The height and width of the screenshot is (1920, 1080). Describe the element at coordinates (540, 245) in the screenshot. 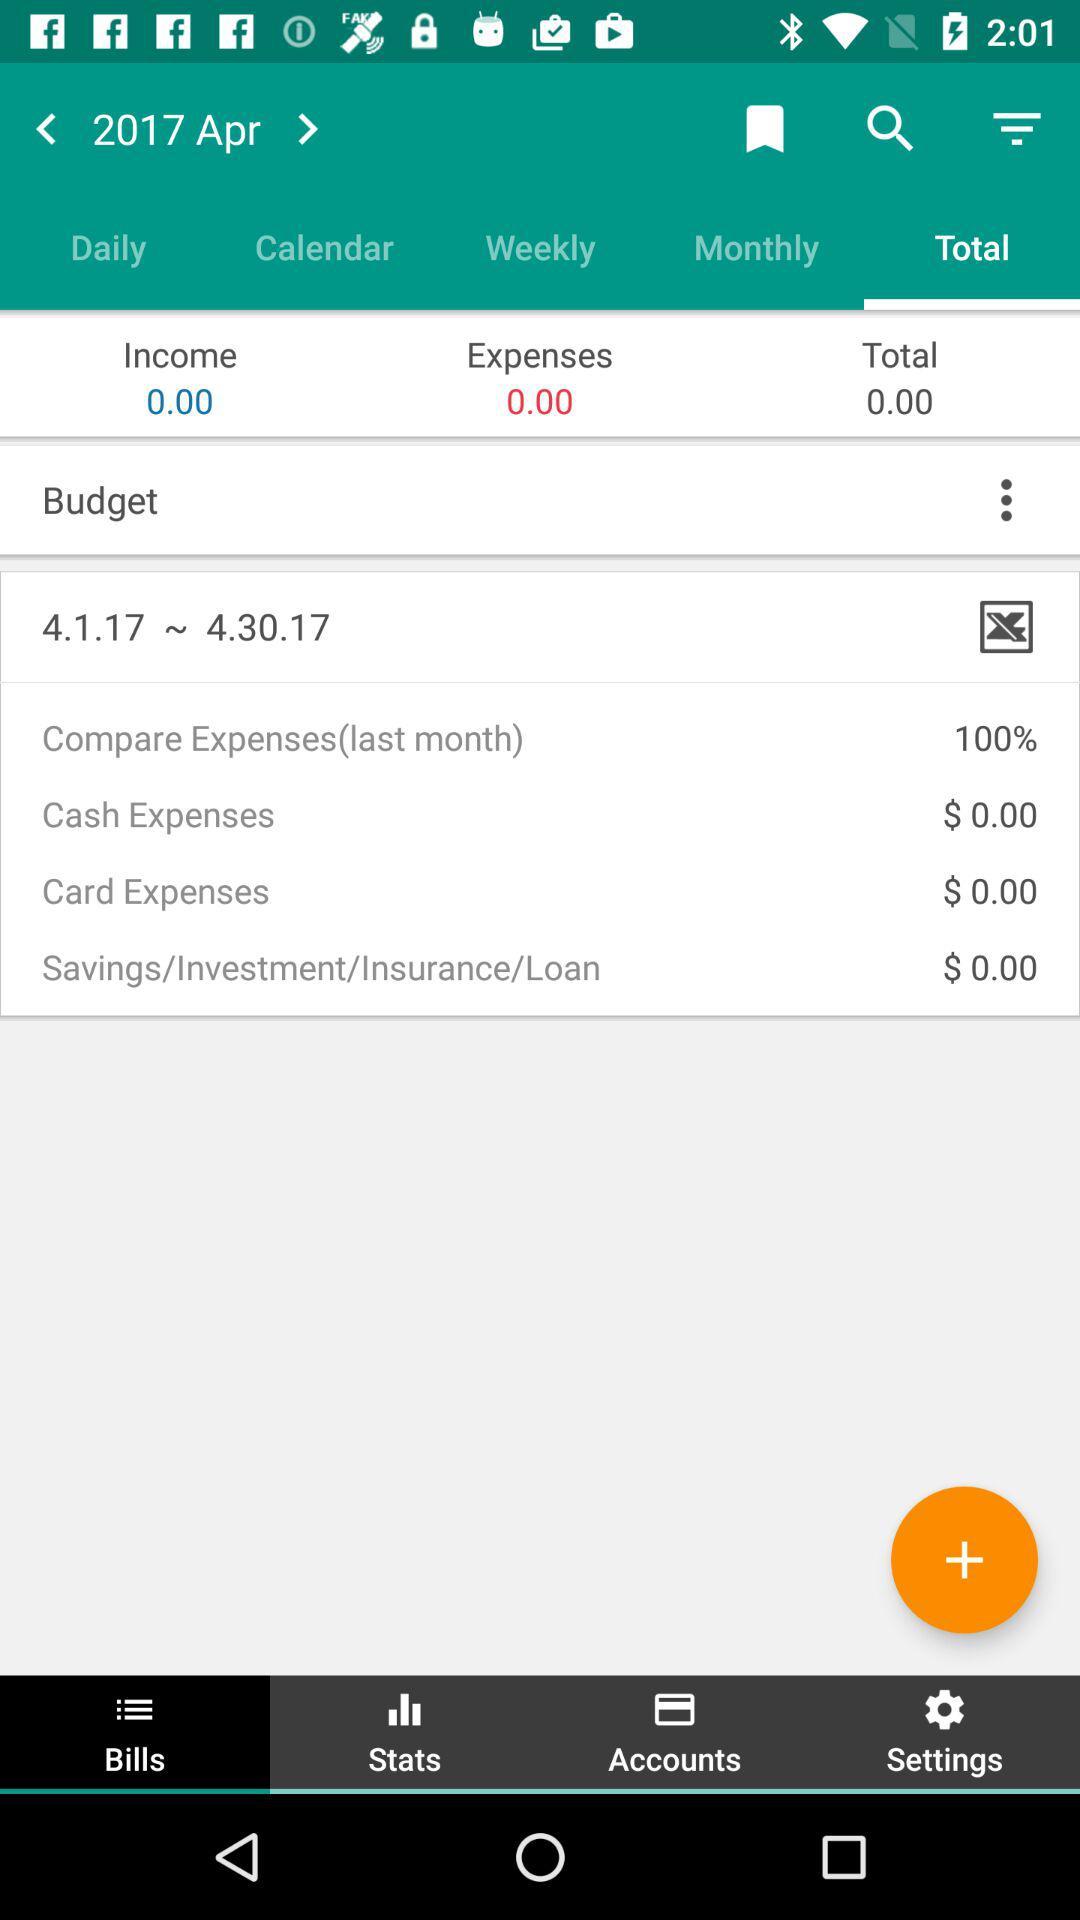

I see `icon to the left of the monthly item` at that location.